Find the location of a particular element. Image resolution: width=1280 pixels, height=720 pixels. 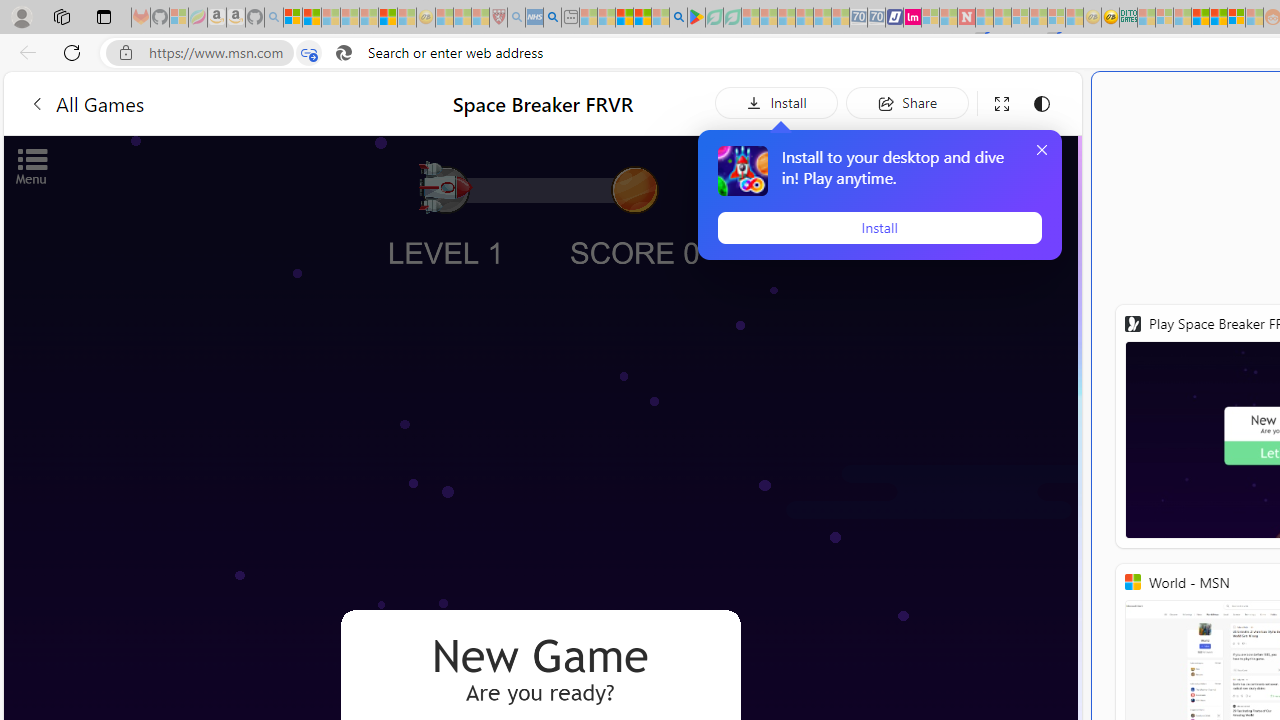

'Pets - MSN' is located at coordinates (642, 17).